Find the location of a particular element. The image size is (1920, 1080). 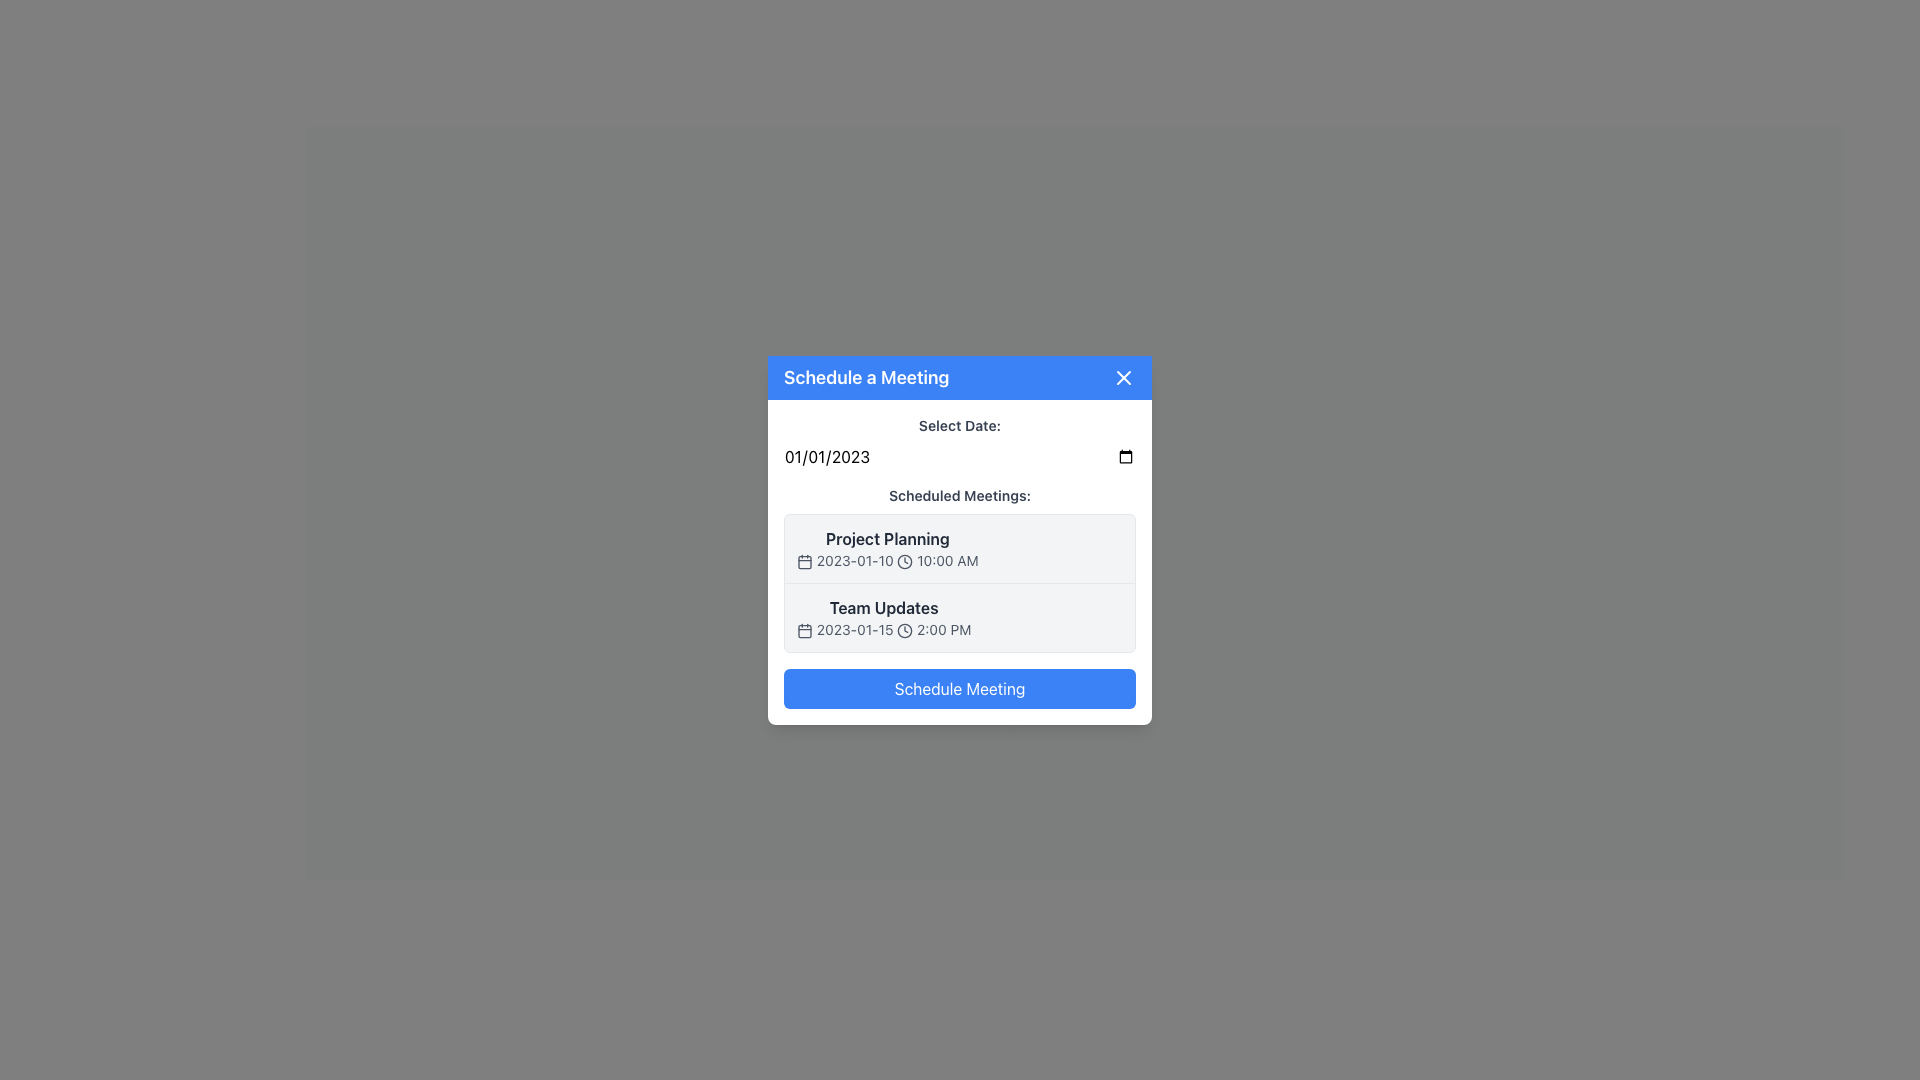

the blue circular button with a white 'X' icon in the top right corner of the blue header is located at coordinates (1123, 377).